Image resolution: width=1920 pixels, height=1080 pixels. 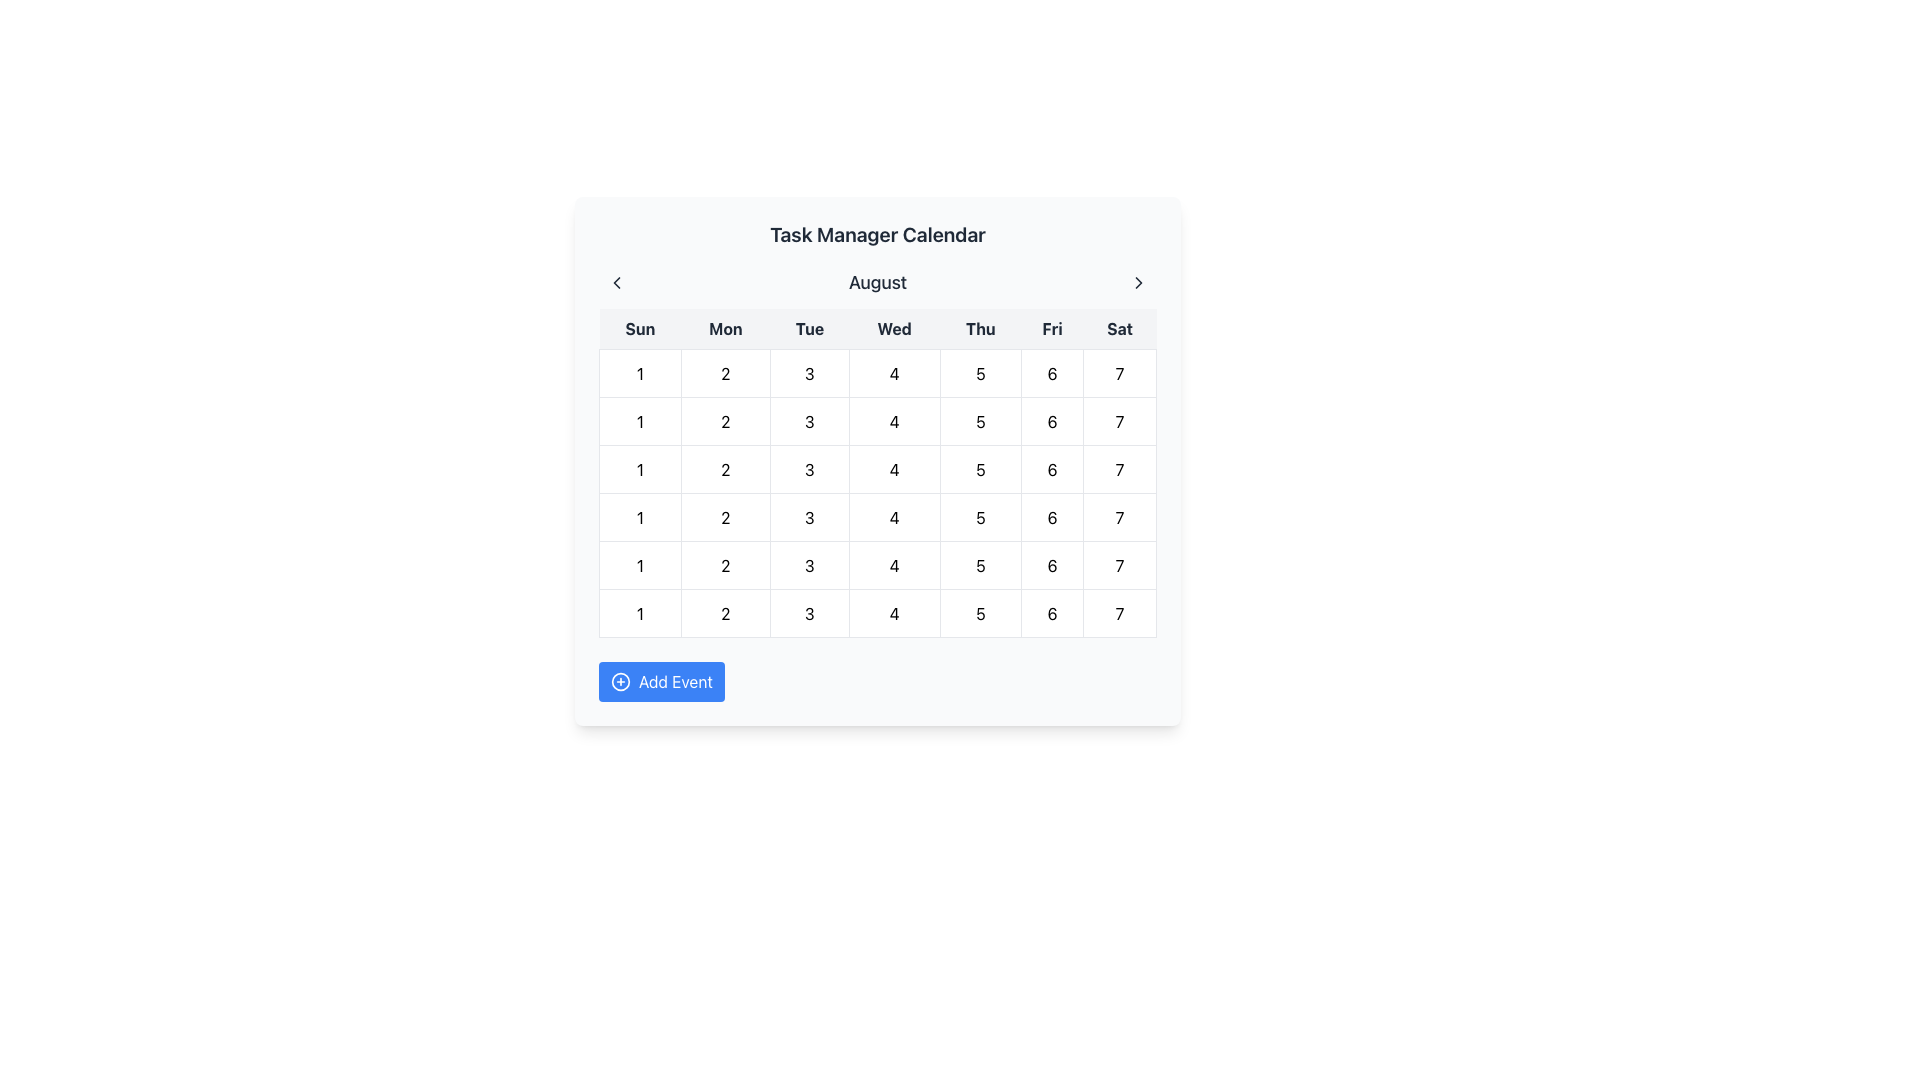 What do you see at coordinates (616, 282) in the screenshot?
I see `the leftward pointing chevron icon button located in the upper-left section of the interface` at bounding box center [616, 282].